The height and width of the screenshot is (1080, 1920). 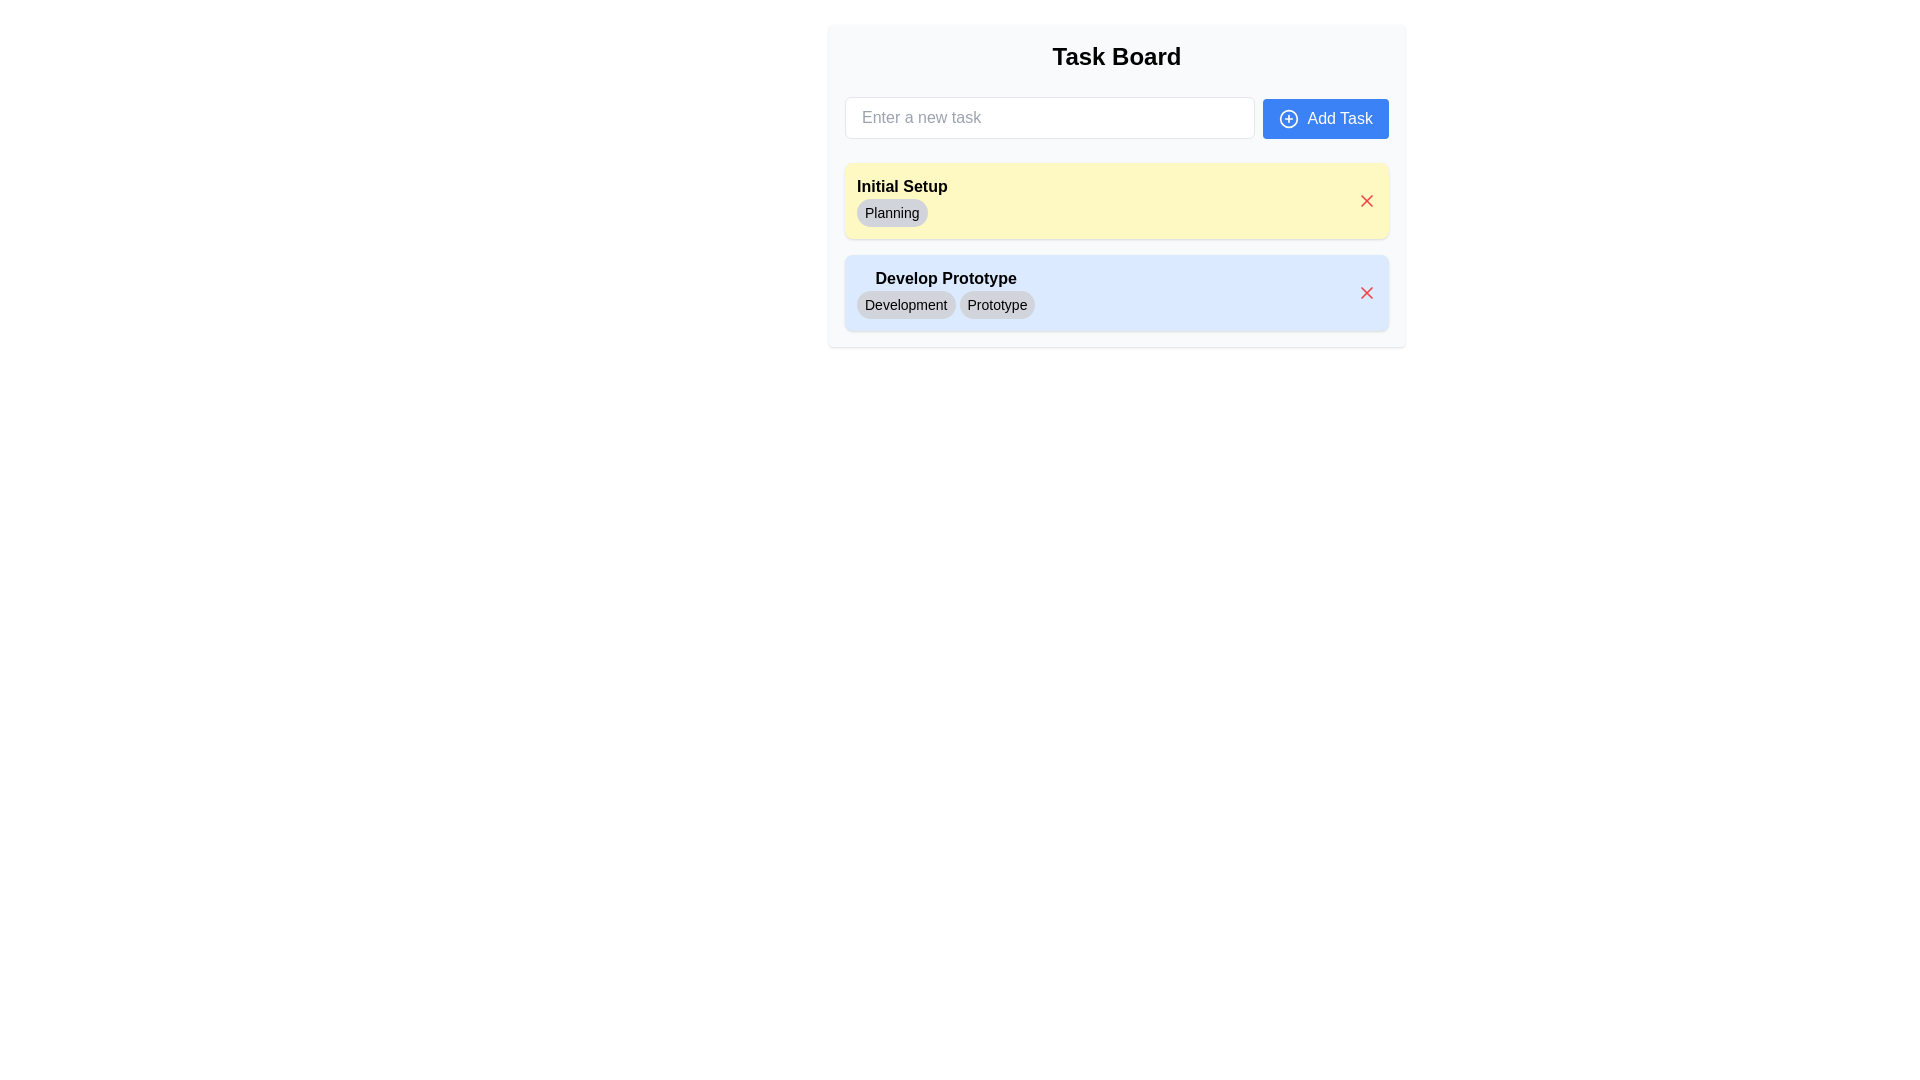 I want to click on bold-text label displaying 'Develop Prototype', which serves as a heading for the task in the second row of the task board interface, so click(x=945, y=278).